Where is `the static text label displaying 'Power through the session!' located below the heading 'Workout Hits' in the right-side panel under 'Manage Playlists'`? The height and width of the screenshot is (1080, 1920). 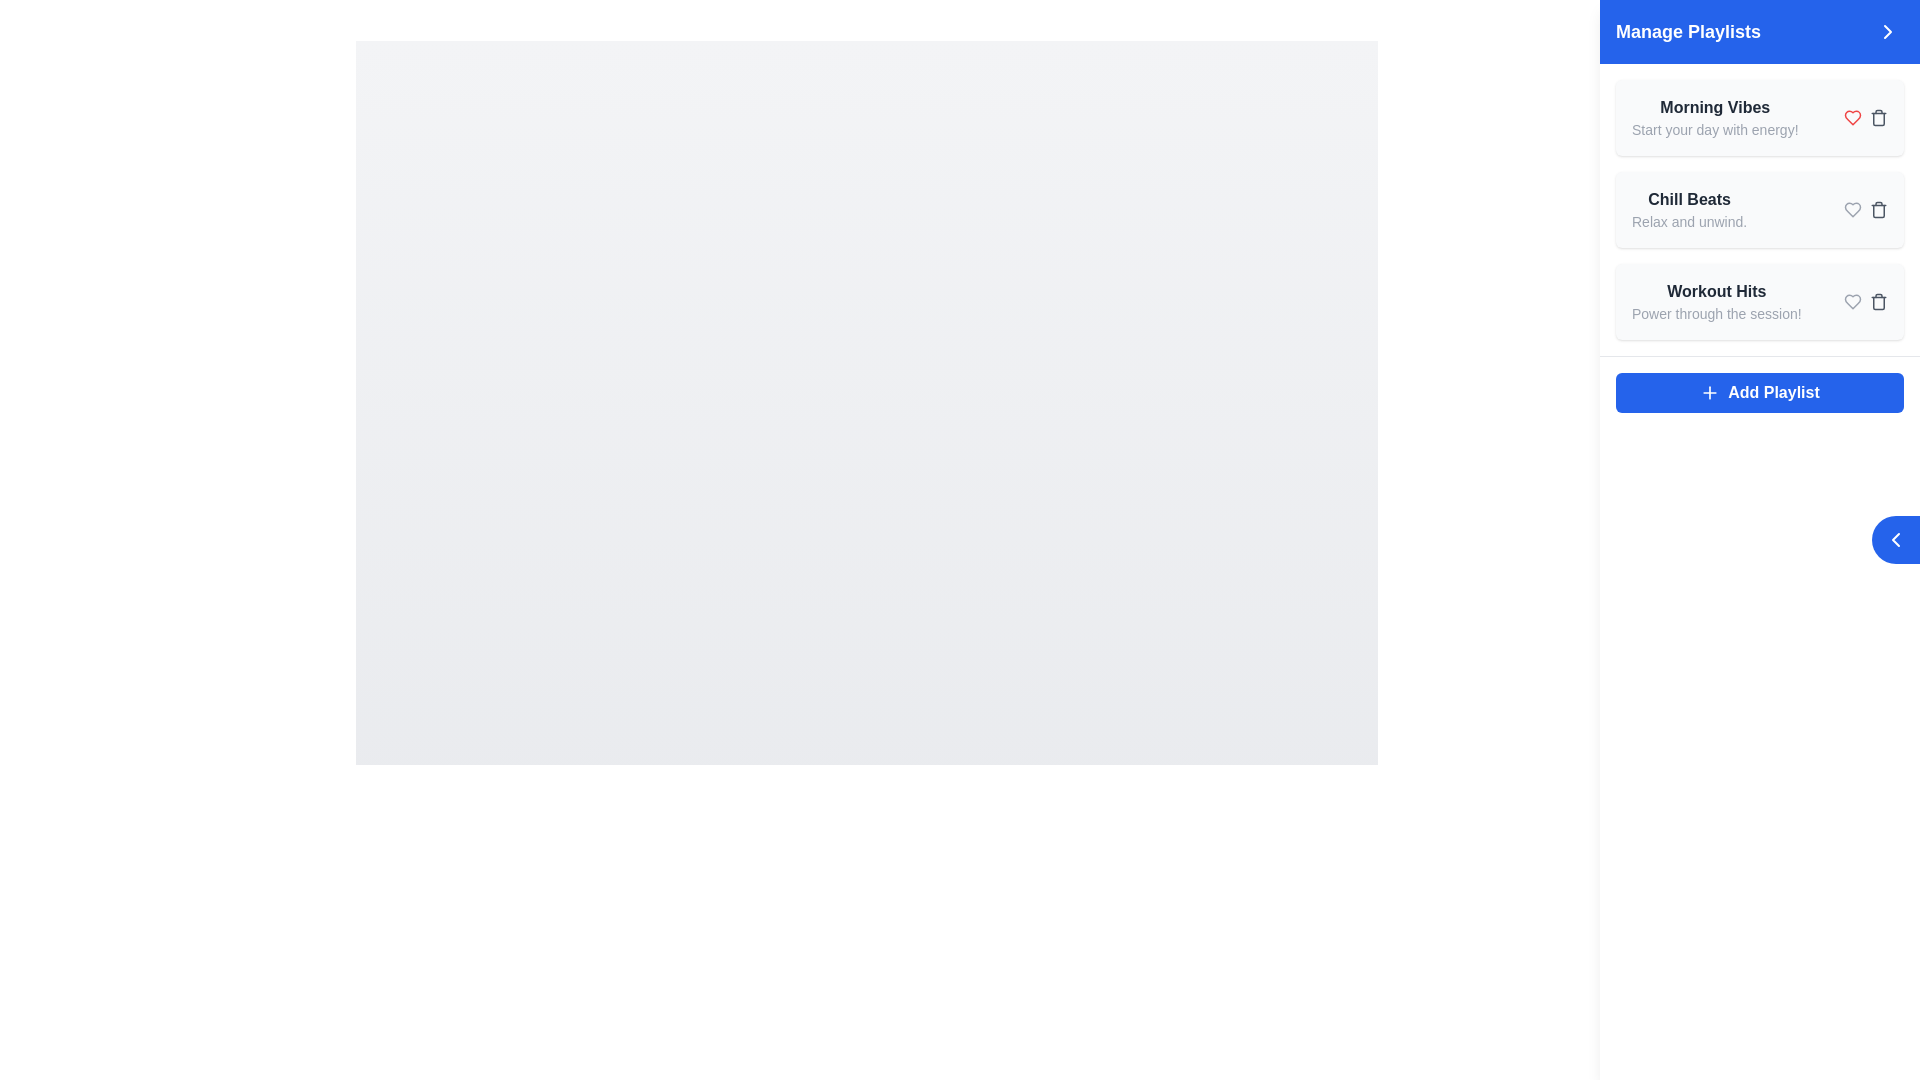 the static text label displaying 'Power through the session!' located below the heading 'Workout Hits' in the right-side panel under 'Manage Playlists' is located at coordinates (1715, 313).